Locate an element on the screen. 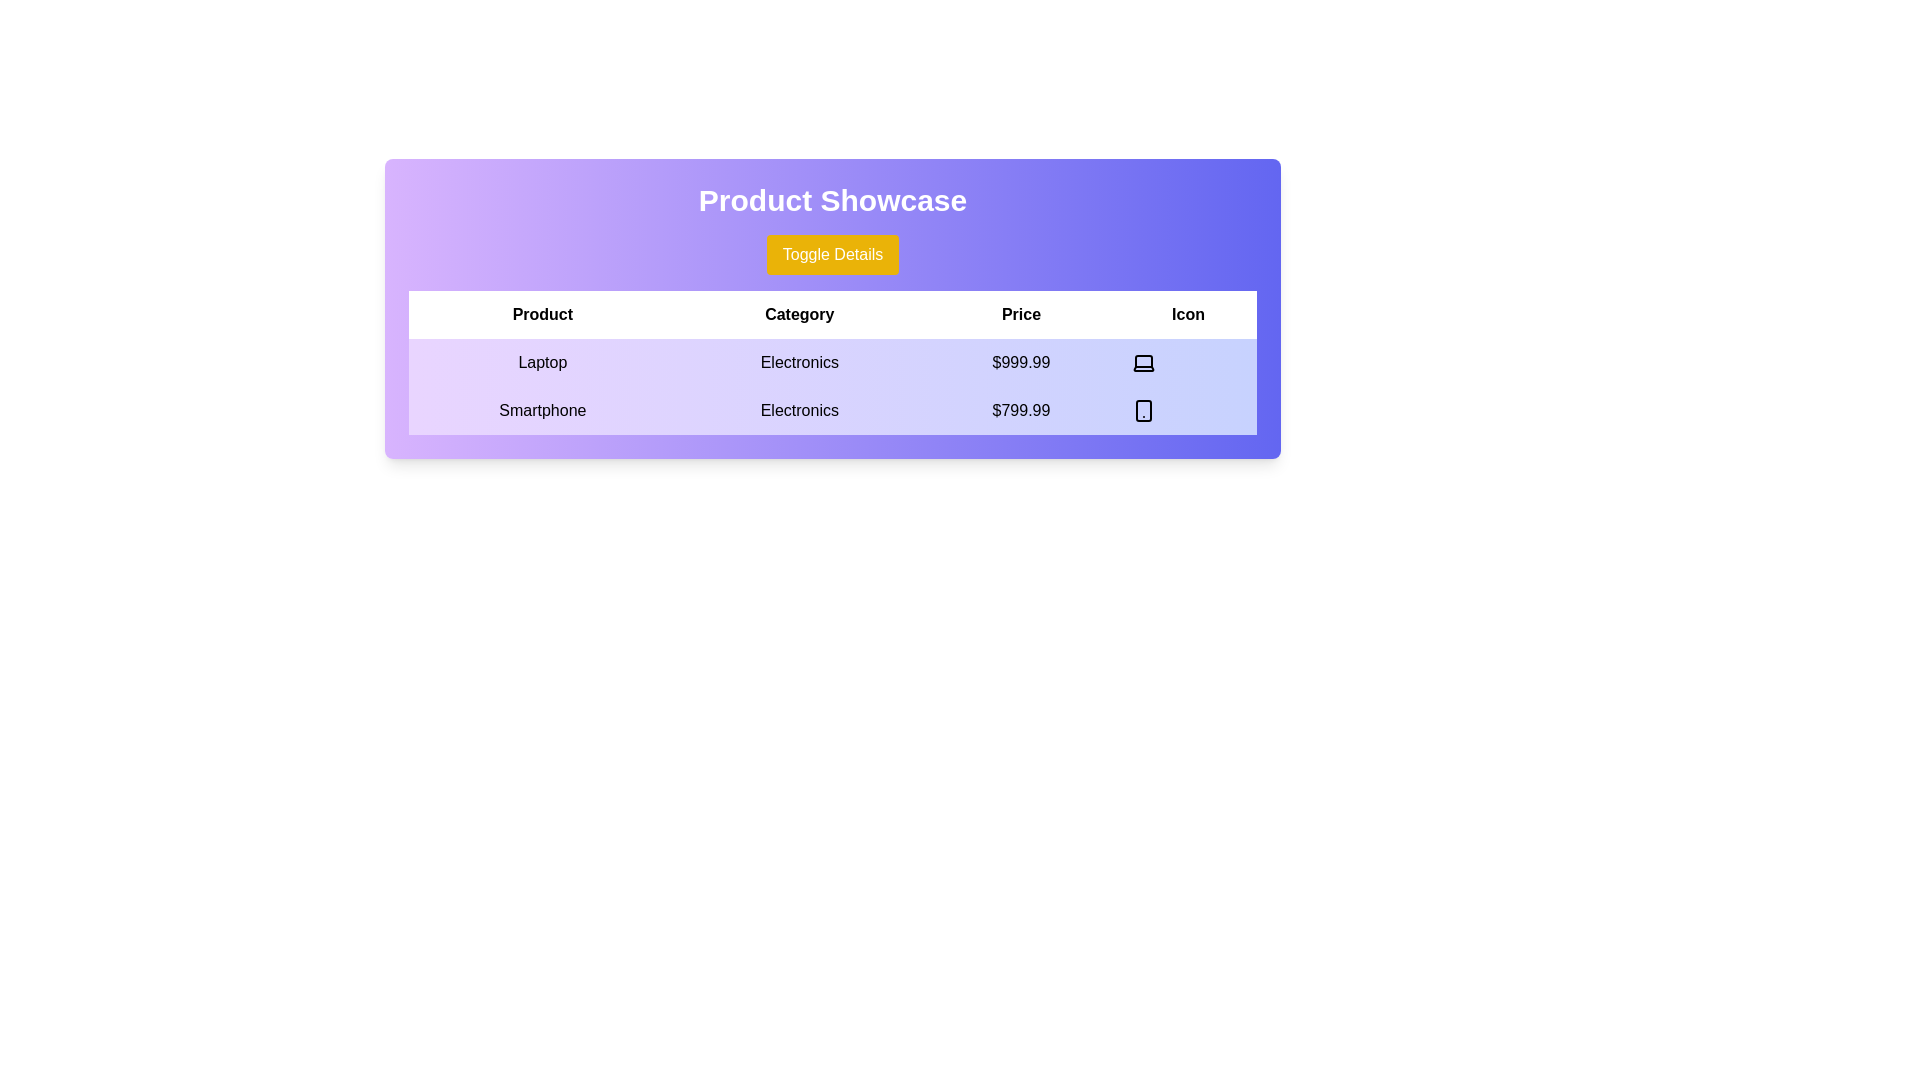 The image size is (1920, 1080). the main rectangular shape of the smartphone icon located in the 'Icon' column of the second table row labeled 'Smartphone' is located at coordinates (1143, 410).